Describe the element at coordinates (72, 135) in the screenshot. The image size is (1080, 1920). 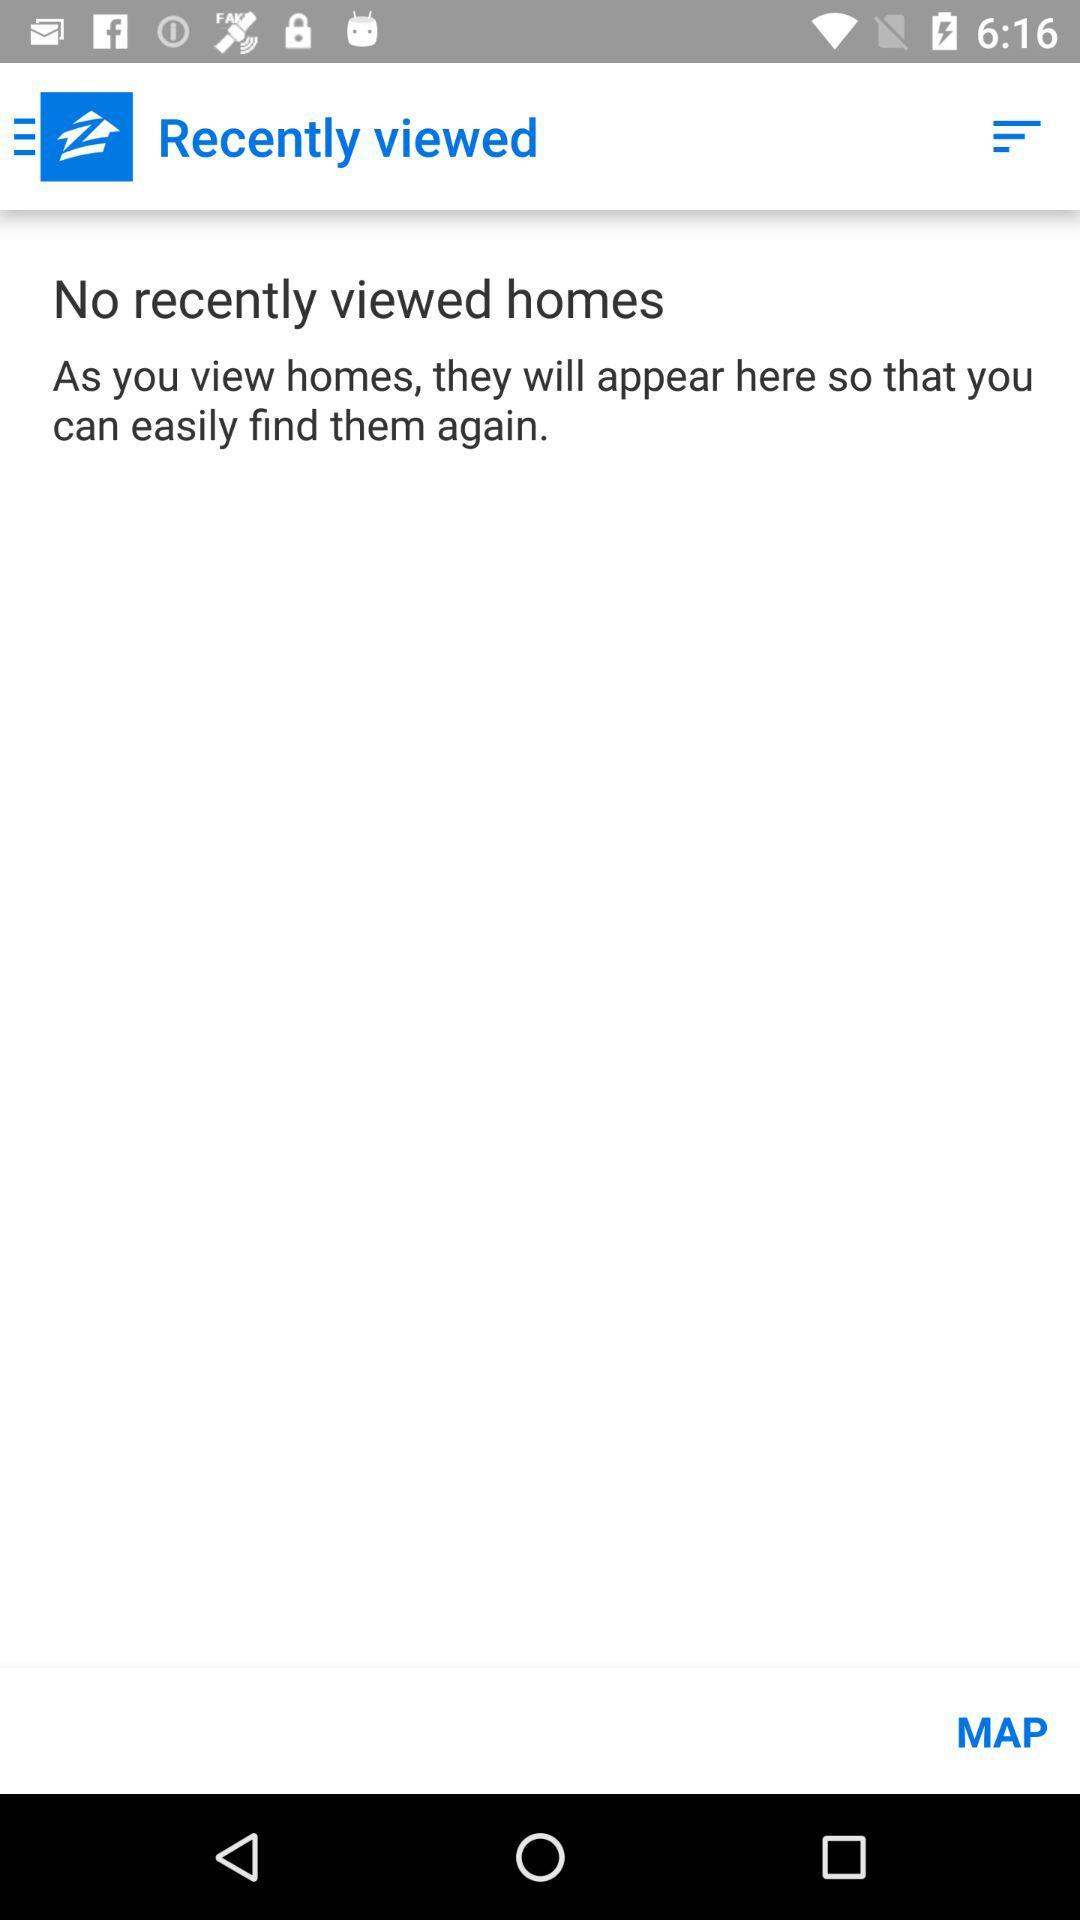
I see `item above the no recently viewed item` at that location.